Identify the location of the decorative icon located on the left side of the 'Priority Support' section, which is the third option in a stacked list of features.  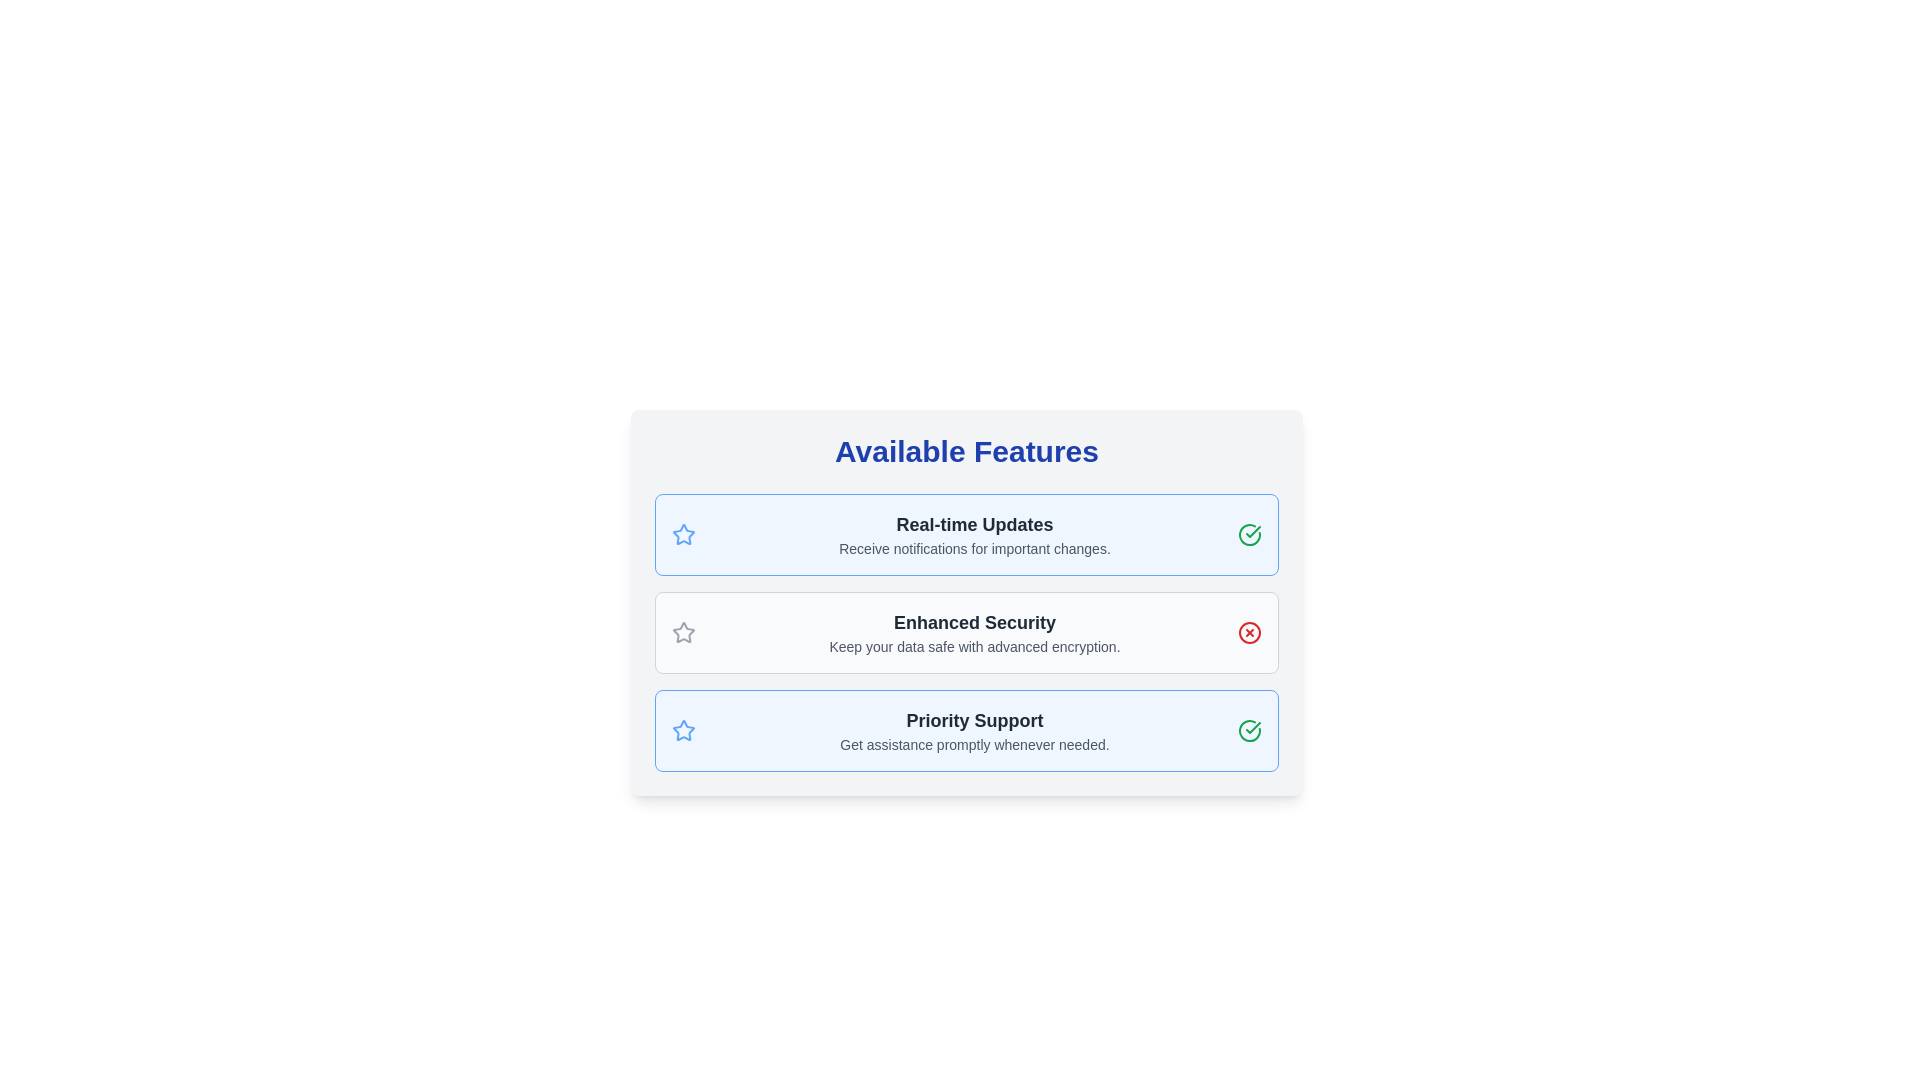
(684, 731).